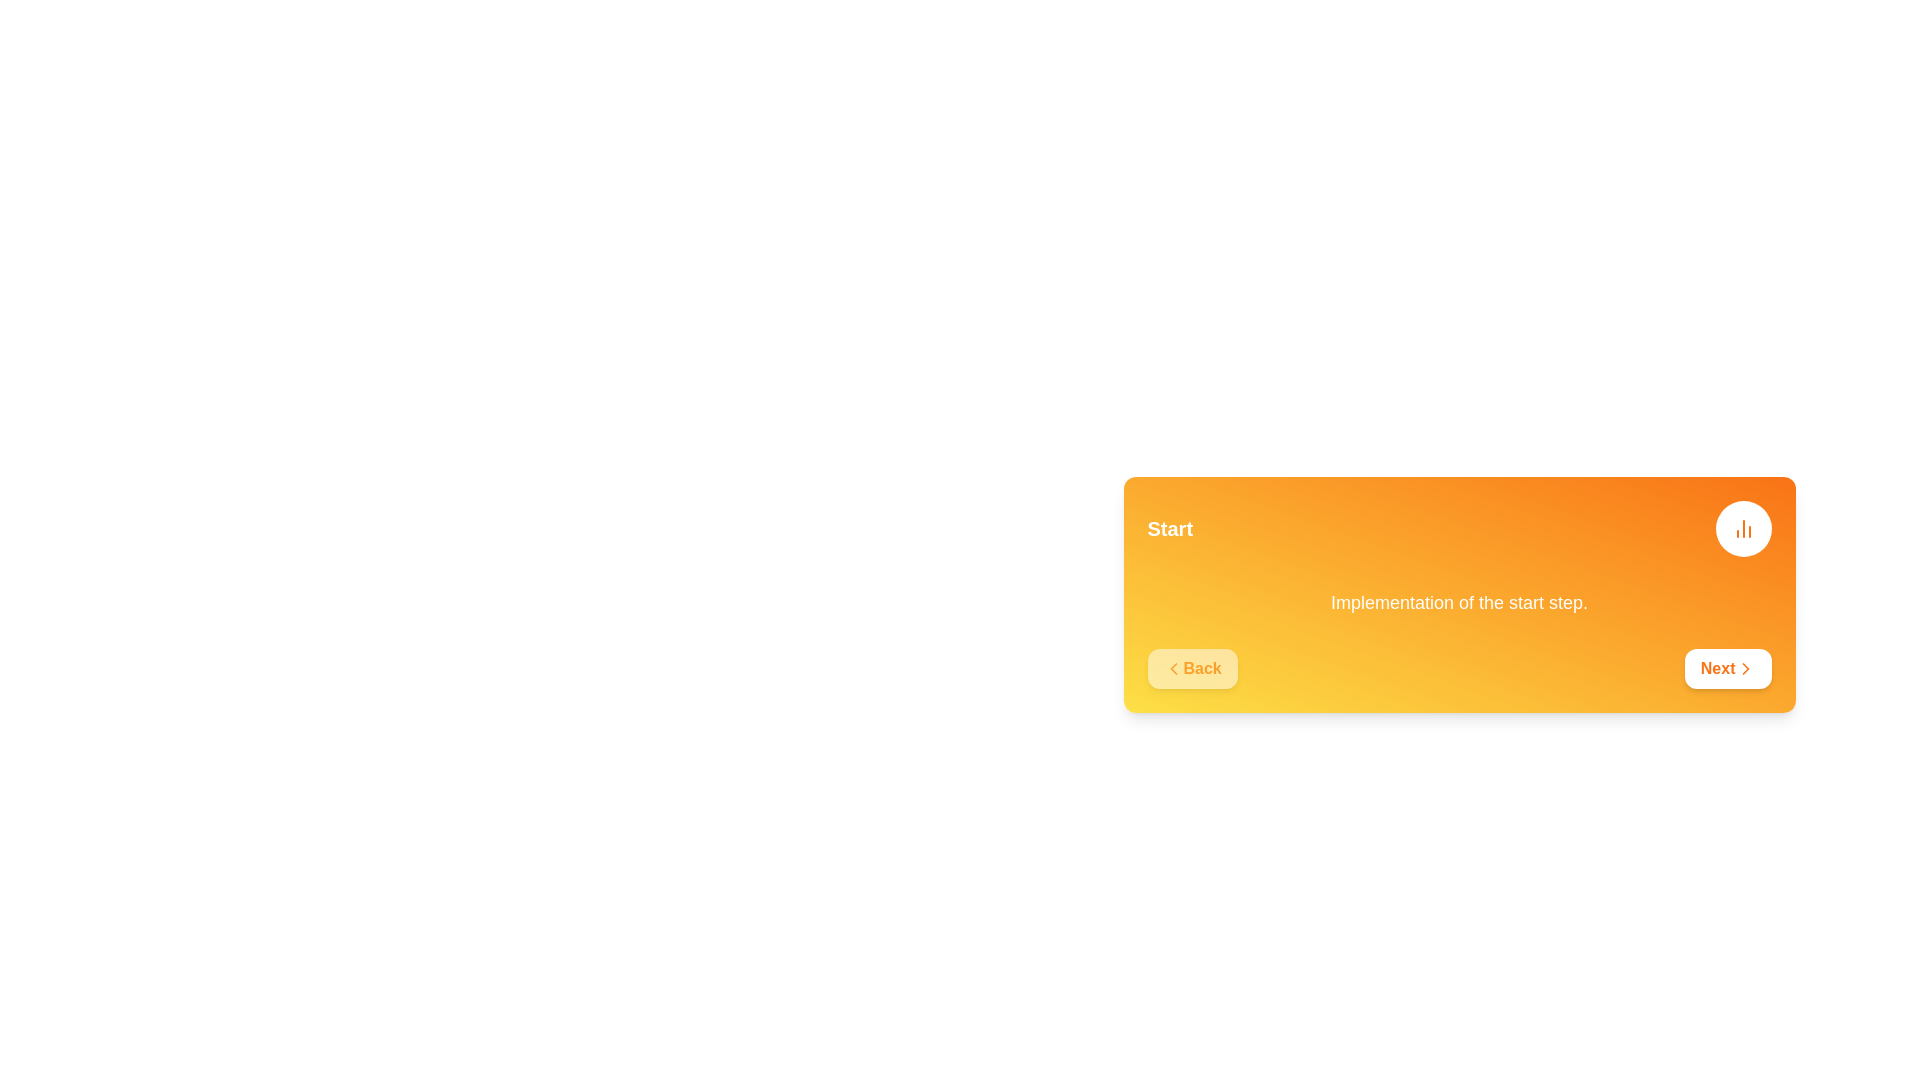 The width and height of the screenshot is (1920, 1080). What do you see at coordinates (1173, 668) in the screenshot?
I see `the left-pointing chevron icon in the 'Back' navigation button located at the bottom left of the orange gradient panel` at bounding box center [1173, 668].